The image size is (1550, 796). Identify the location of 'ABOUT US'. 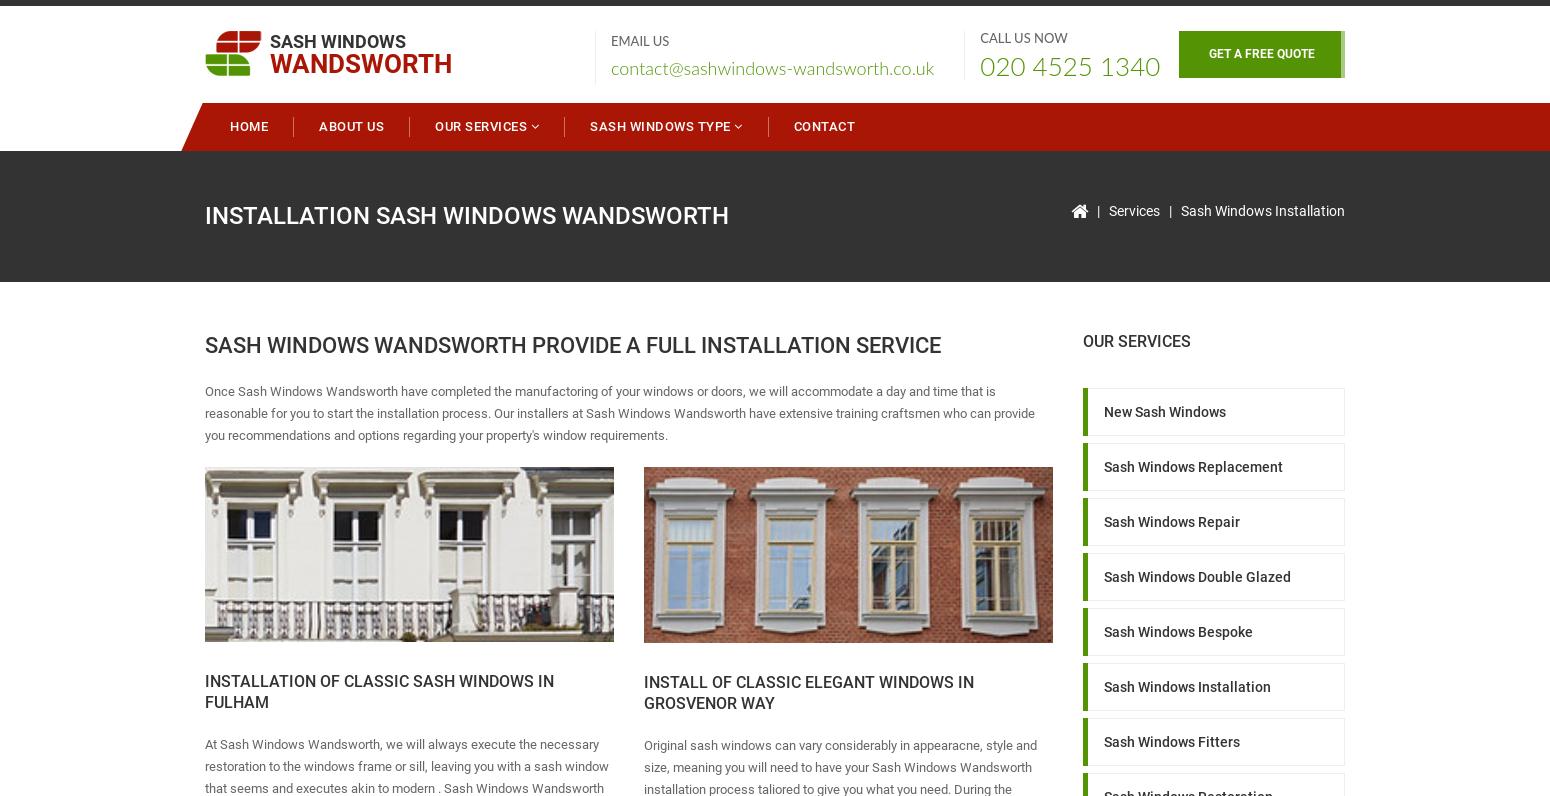
(350, 126).